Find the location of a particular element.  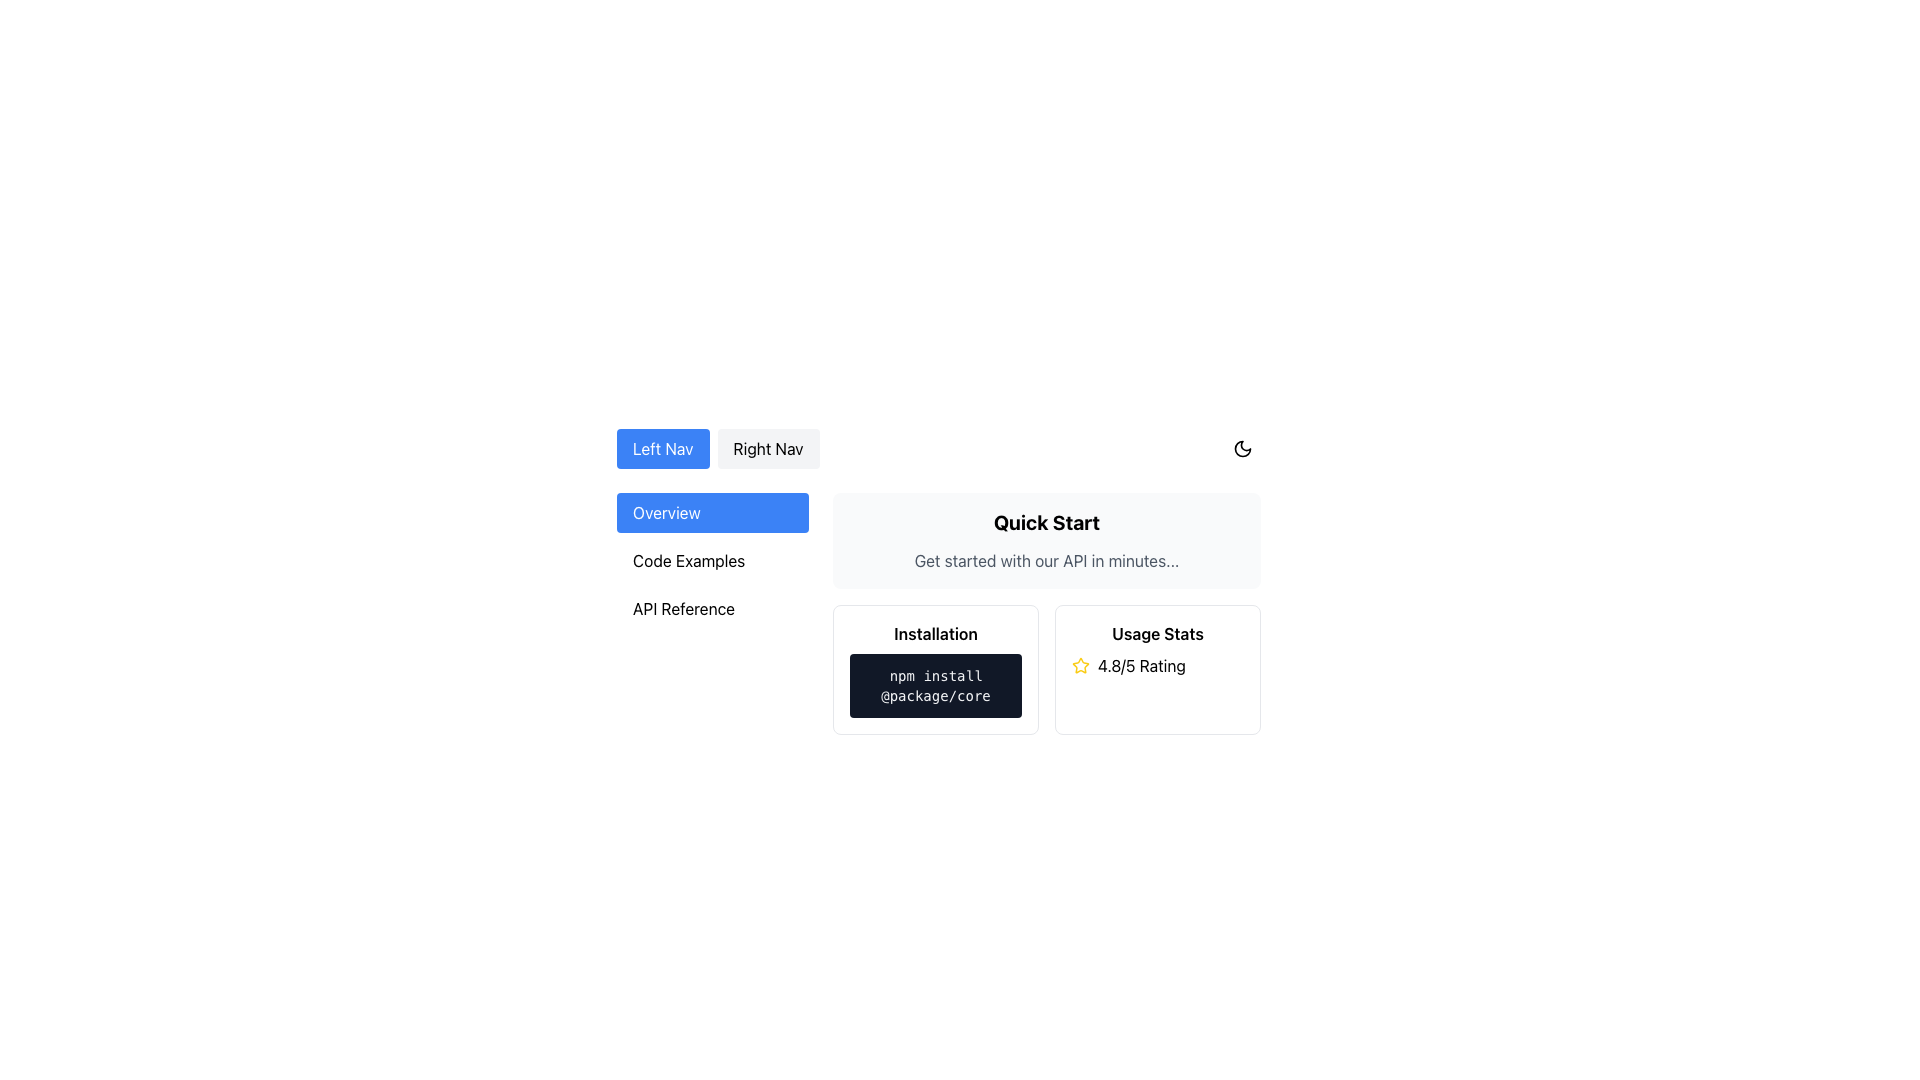

the crescent moon icon located at the top-right corner of the interface, which symbolizes dark mode is located at coordinates (1242, 447).